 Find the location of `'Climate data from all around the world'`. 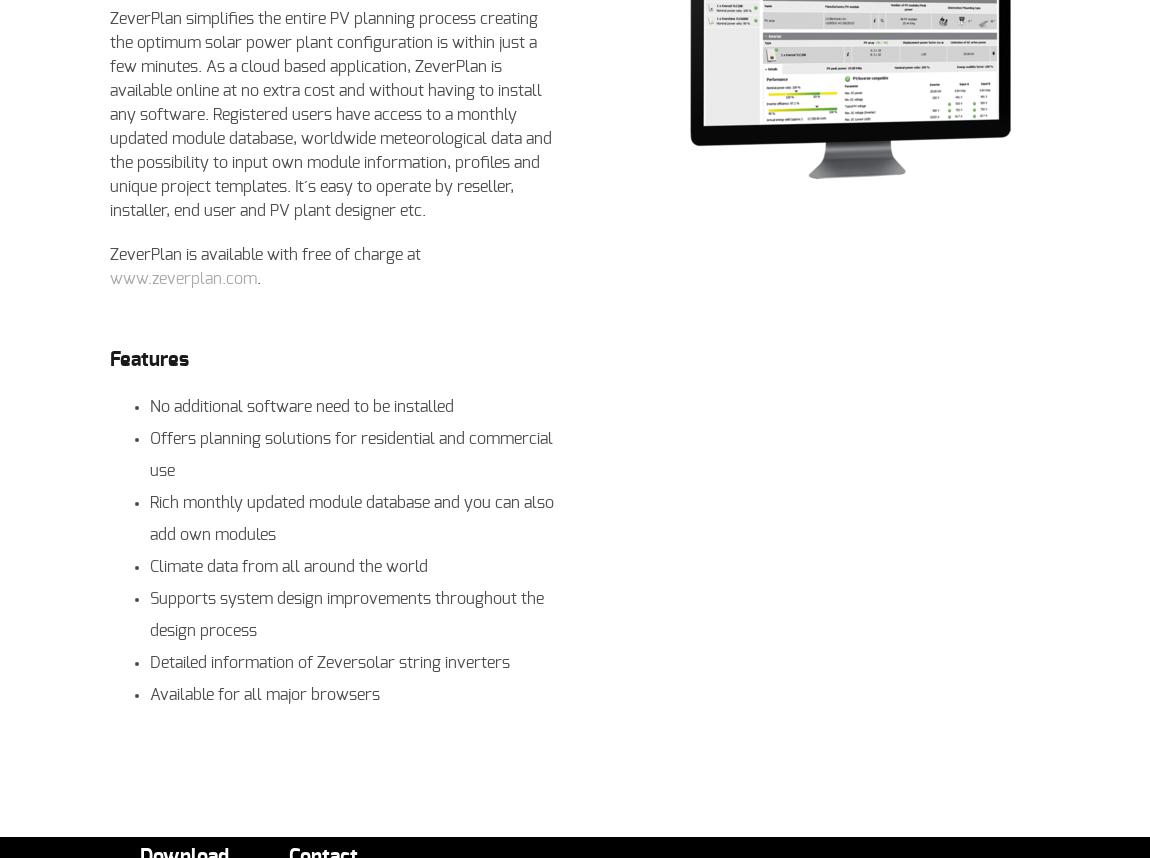

'Climate data from all around the world' is located at coordinates (148, 565).